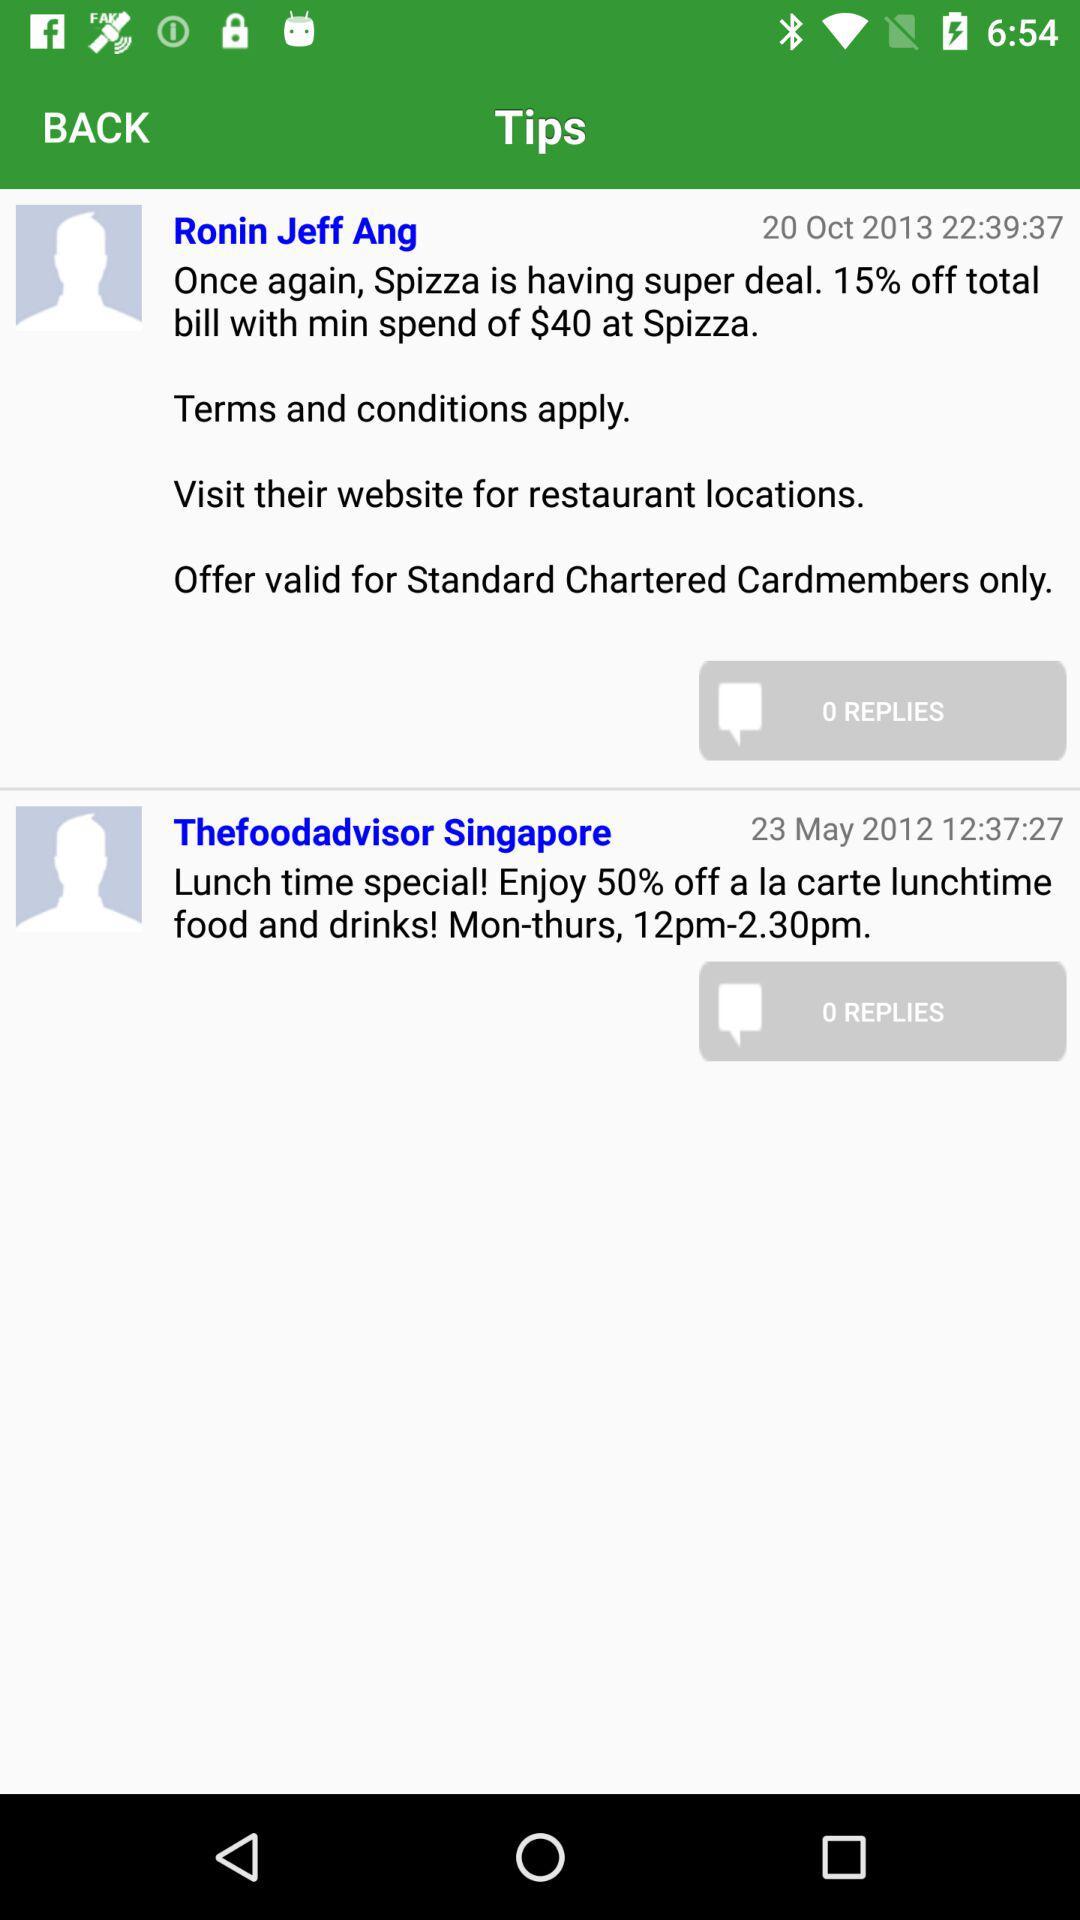 Image resolution: width=1080 pixels, height=1920 pixels. Describe the element at coordinates (295, 221) in the screenshot. I see `the icon next to the 20 oct 2013` at that location.